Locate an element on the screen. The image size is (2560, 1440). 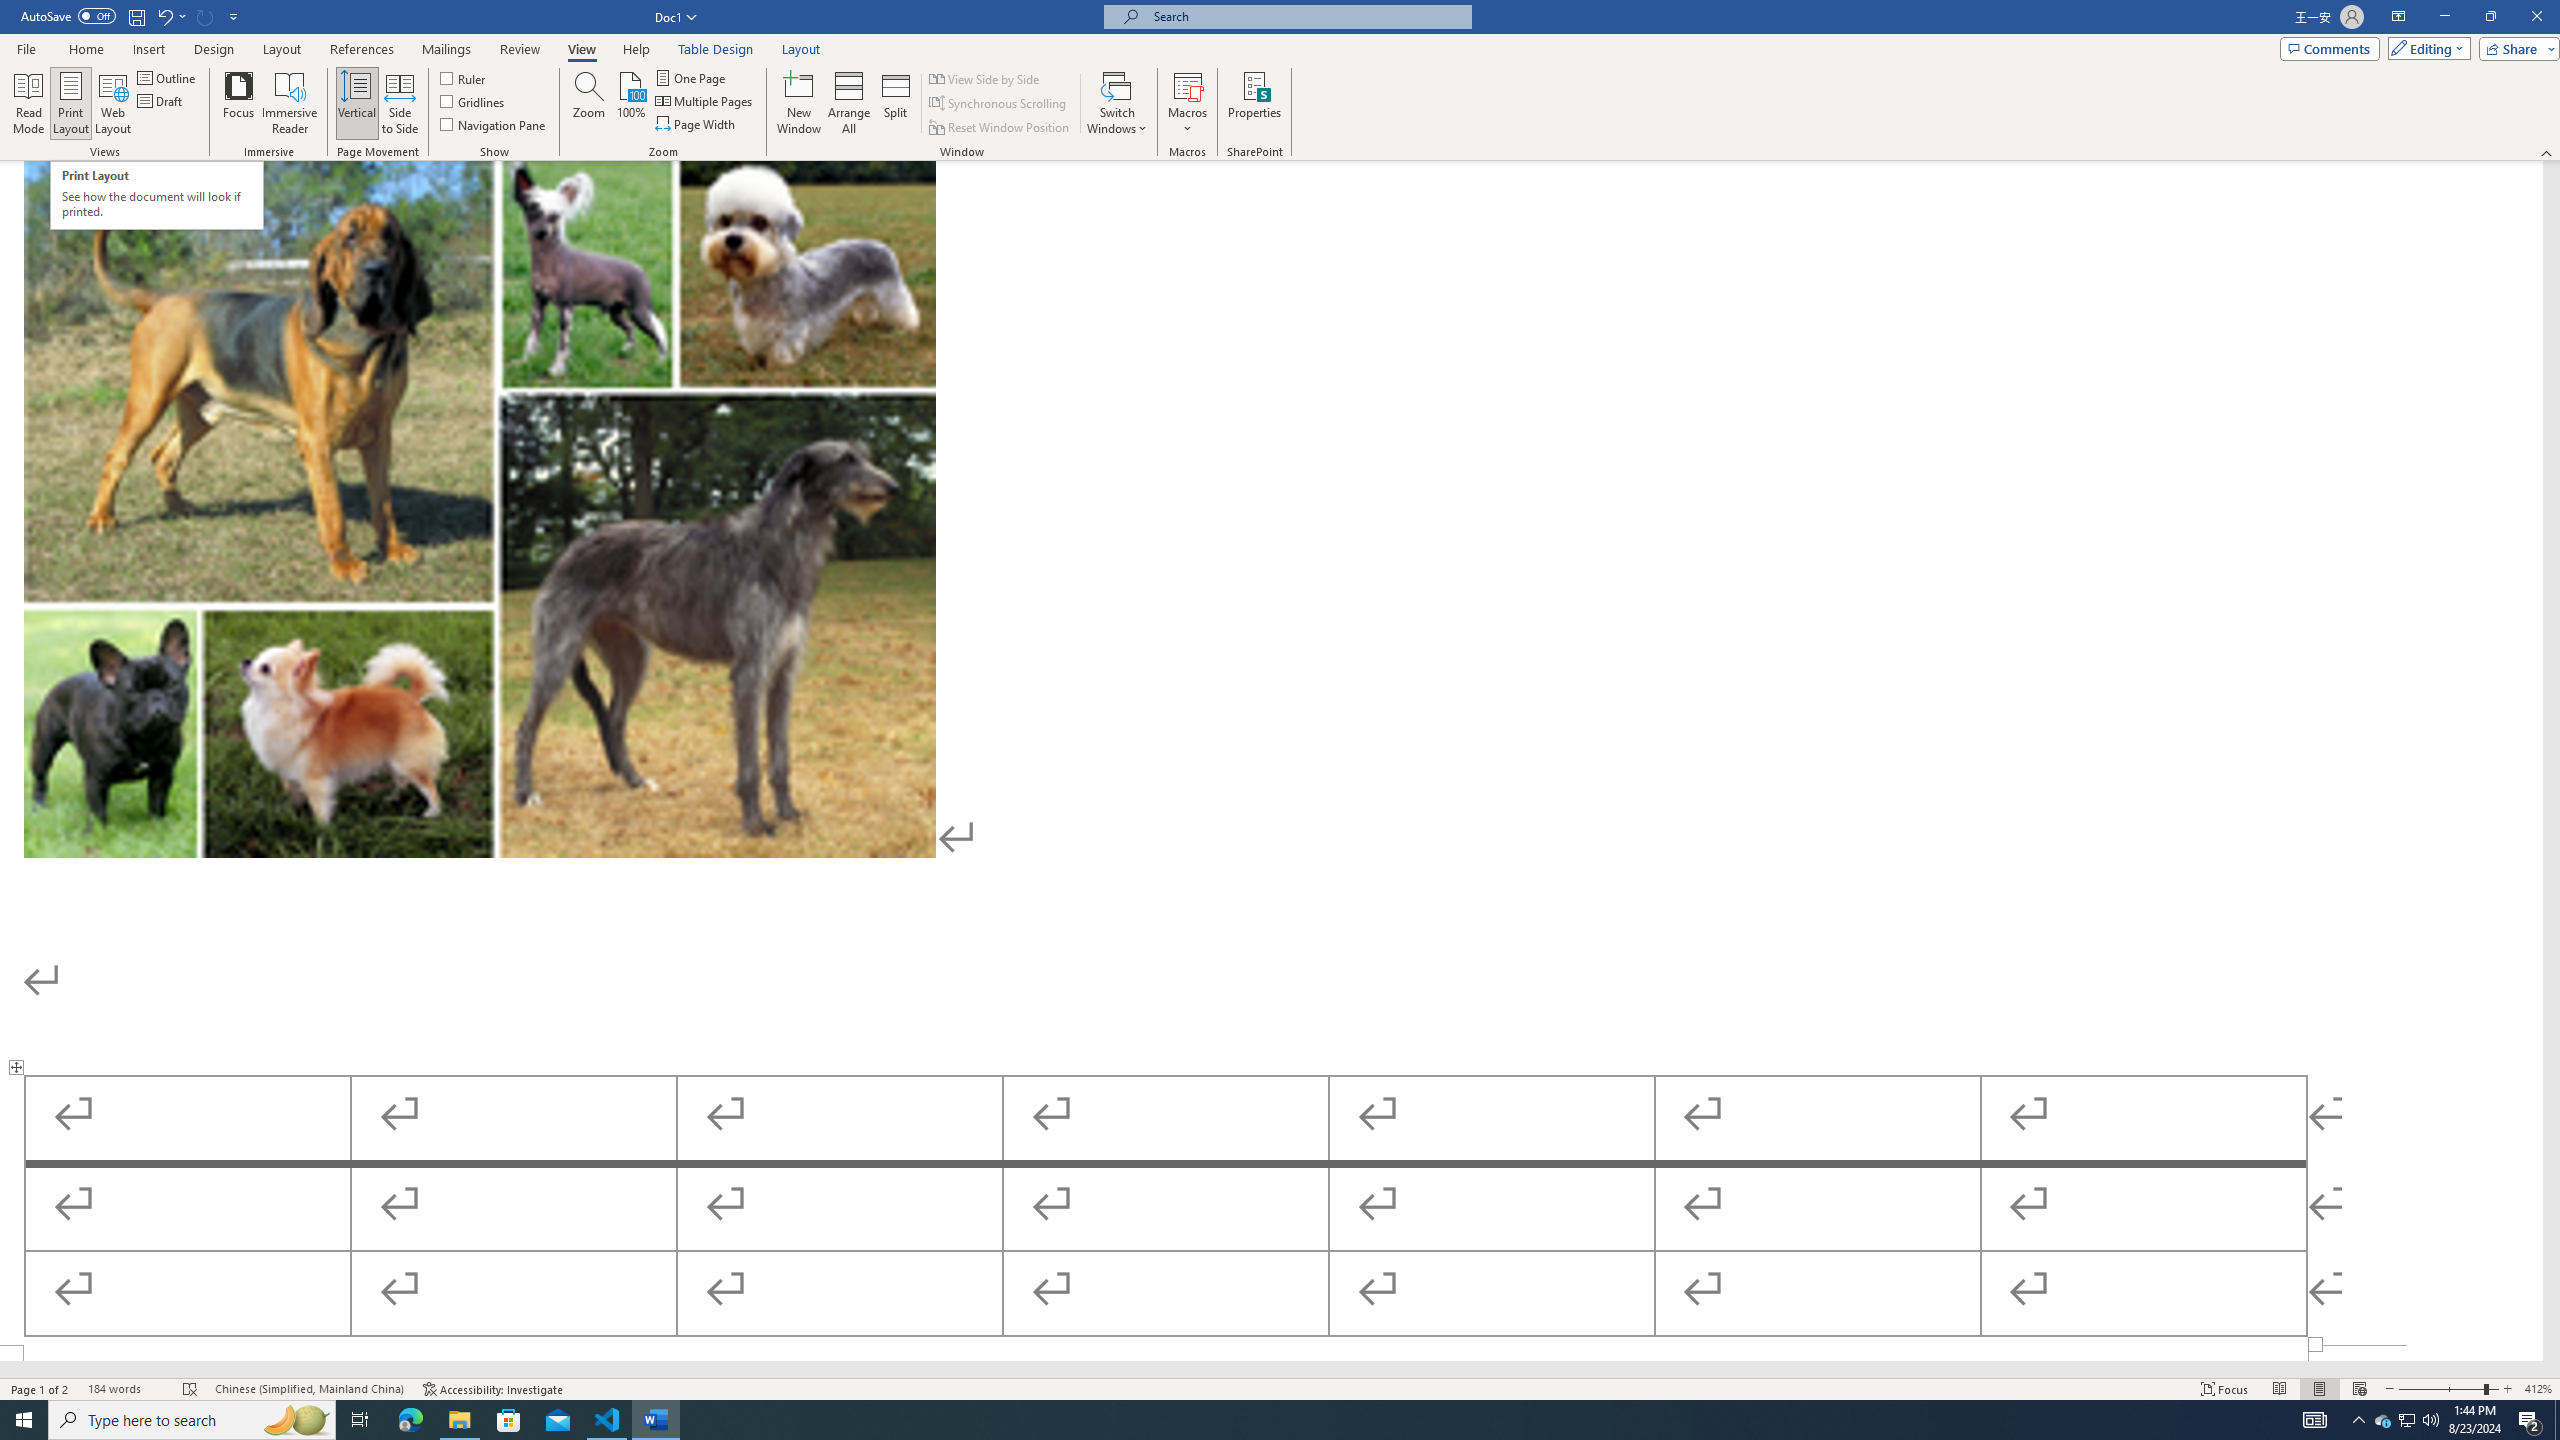
'Switch Windows' is located at coordinates (1116, 103).